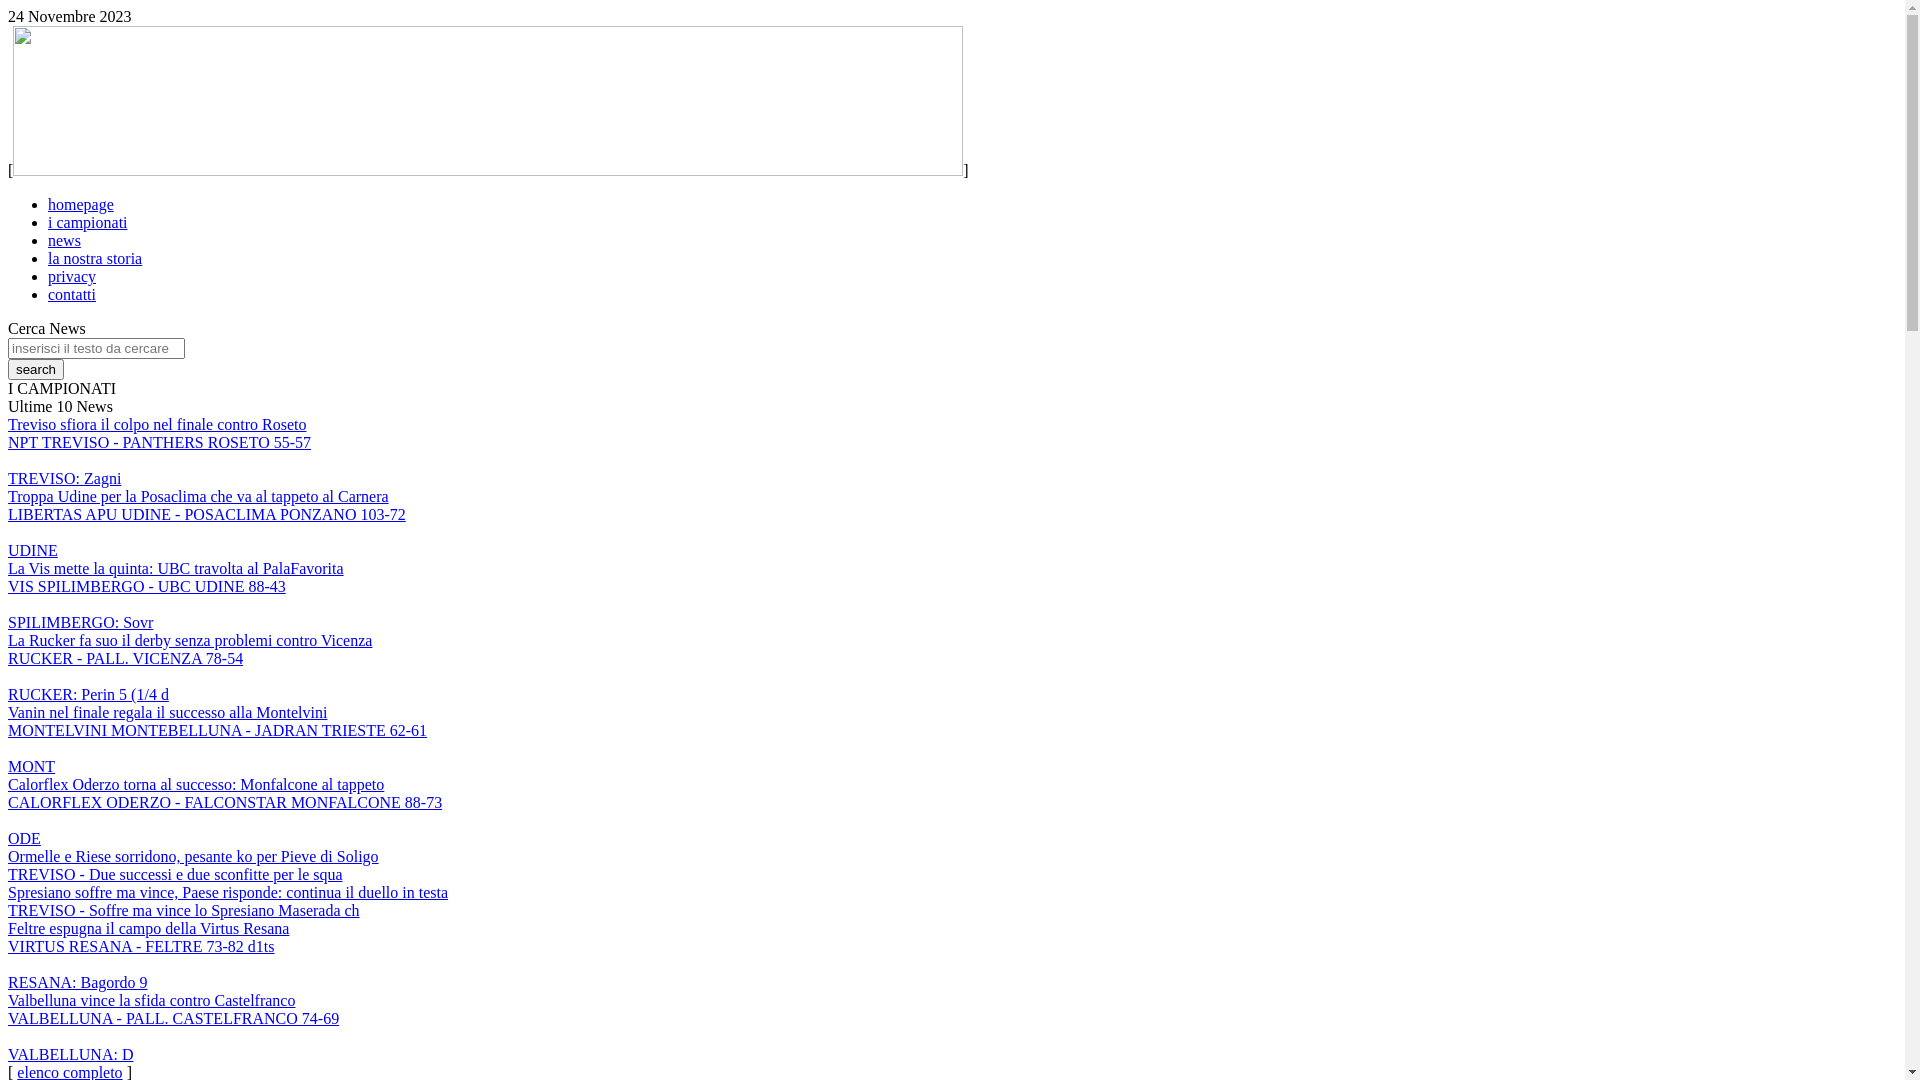 Image resolution: width=1920 pixels, height=1080 pixels. What do you see at coordinates (173, 1035) in the screenshot?
I see `'VALBELLUNA - PALL. CASTELFRANCO 74-69` at bounding box center [173, 1035].